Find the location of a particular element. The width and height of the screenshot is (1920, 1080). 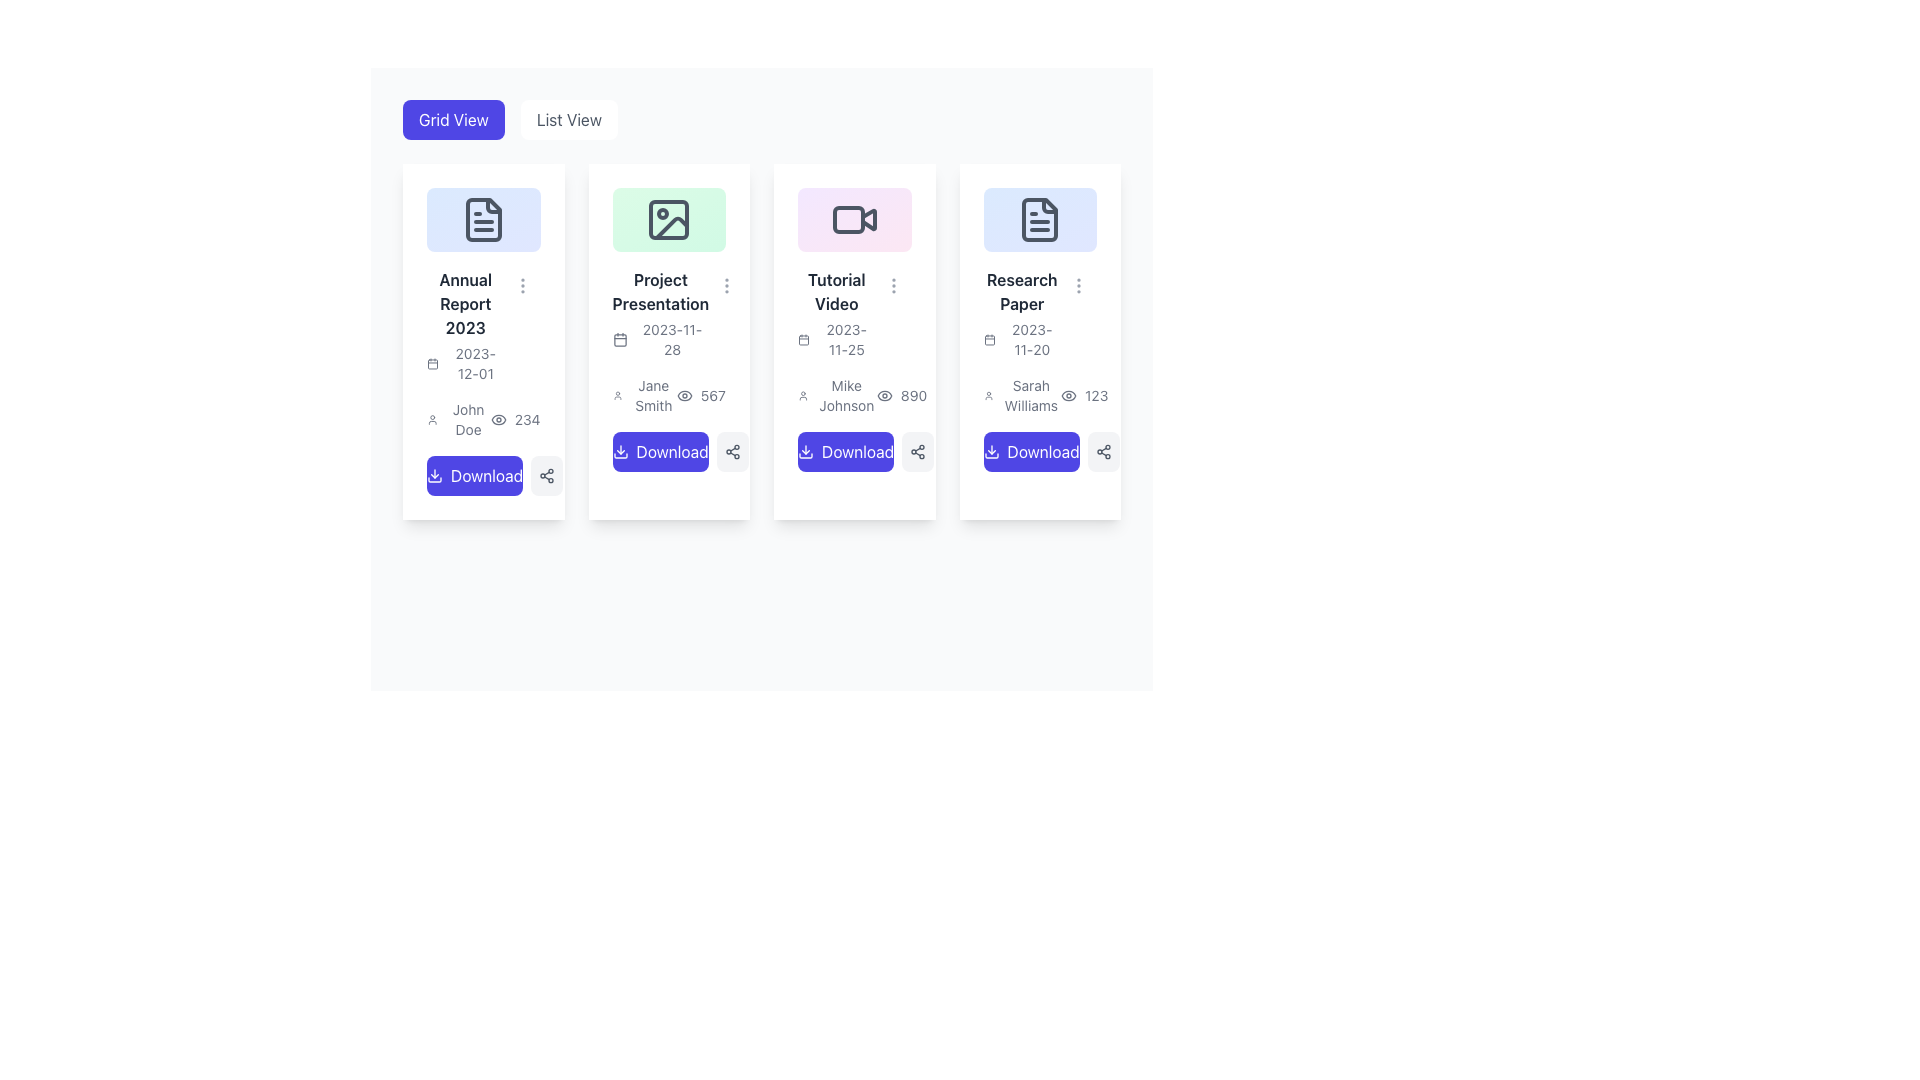

the Metadata display element that shows the author 'John Doe' and the number of views '234', which is located in the card for 'Annual Report 2023', positioned above the 'Download' button and below the date '2023-12-01' is located at coordinates (483, 418).